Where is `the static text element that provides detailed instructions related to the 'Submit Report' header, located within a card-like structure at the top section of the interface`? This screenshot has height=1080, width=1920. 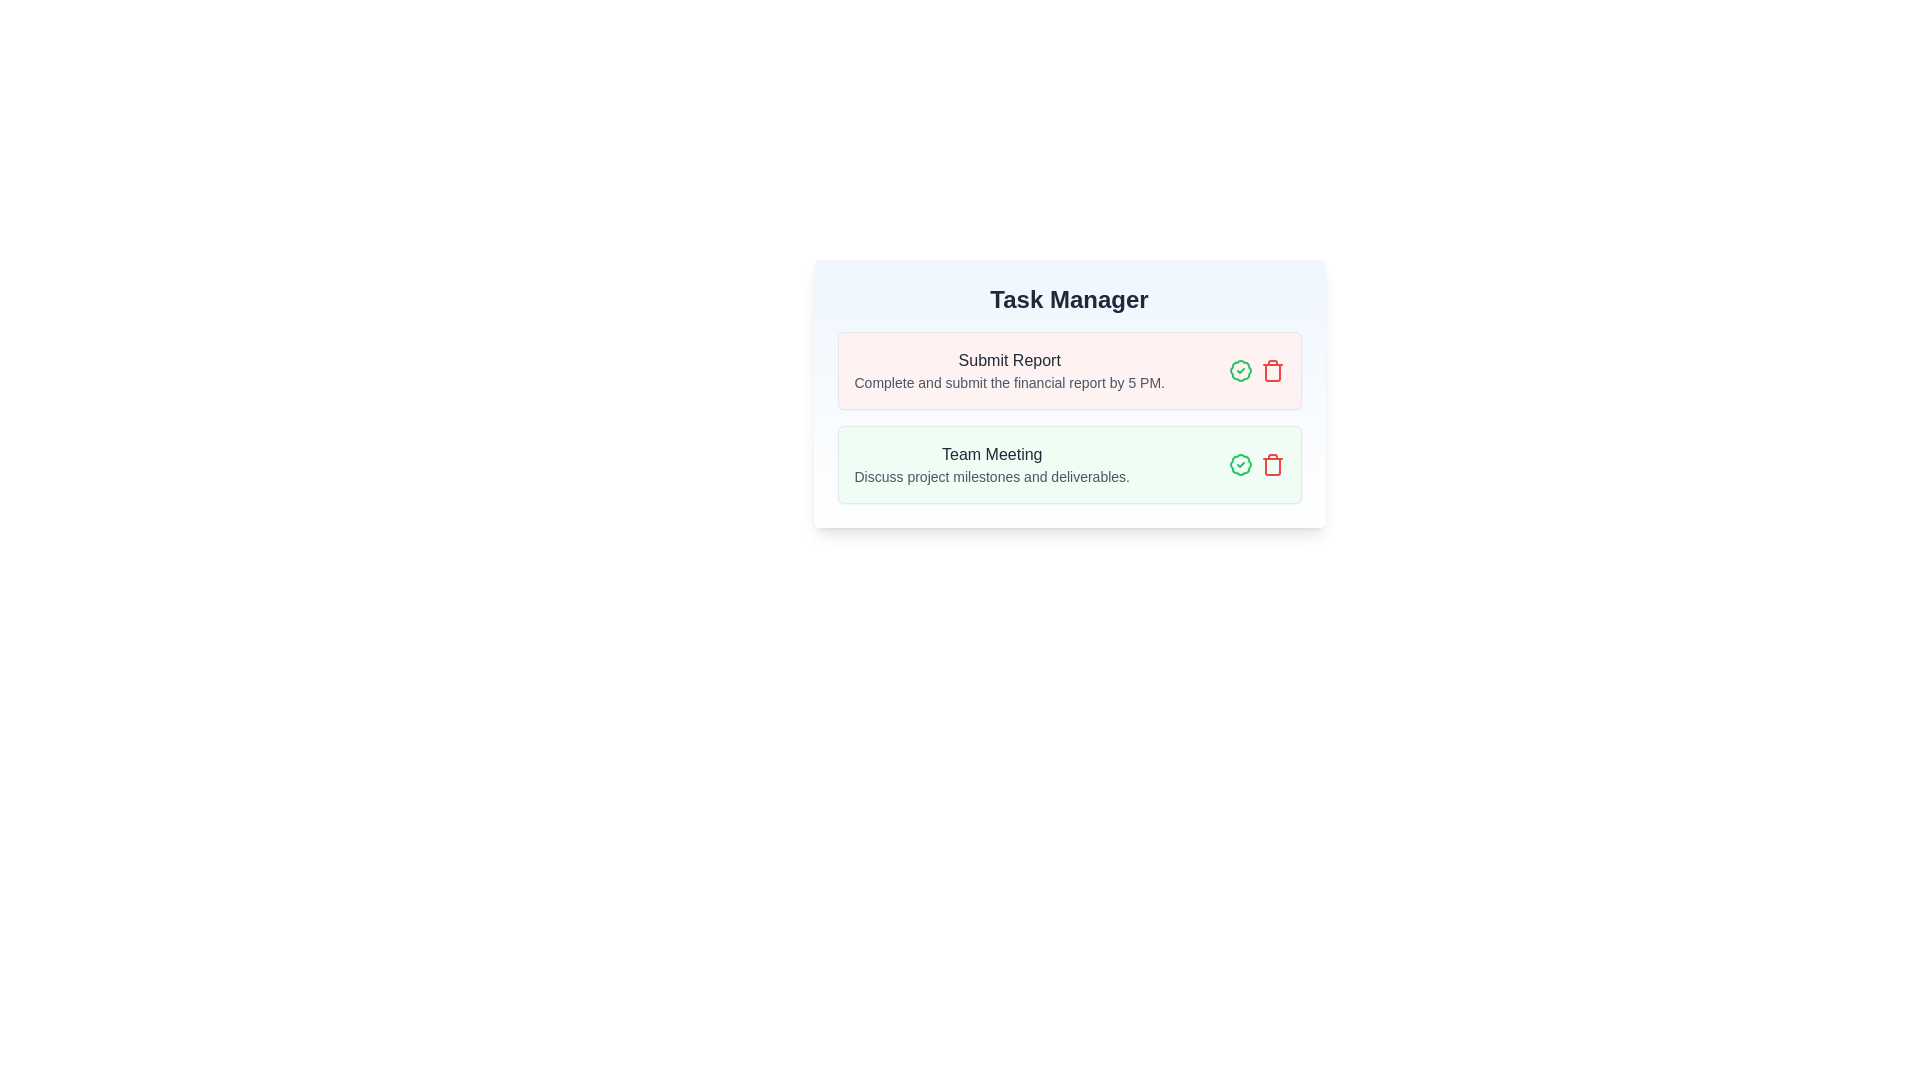
the static text element that provides detailed instructions related to the 'Submit Report' header, located within a card-like structure at the top section of the interface is located at coordinates (1009, 382).